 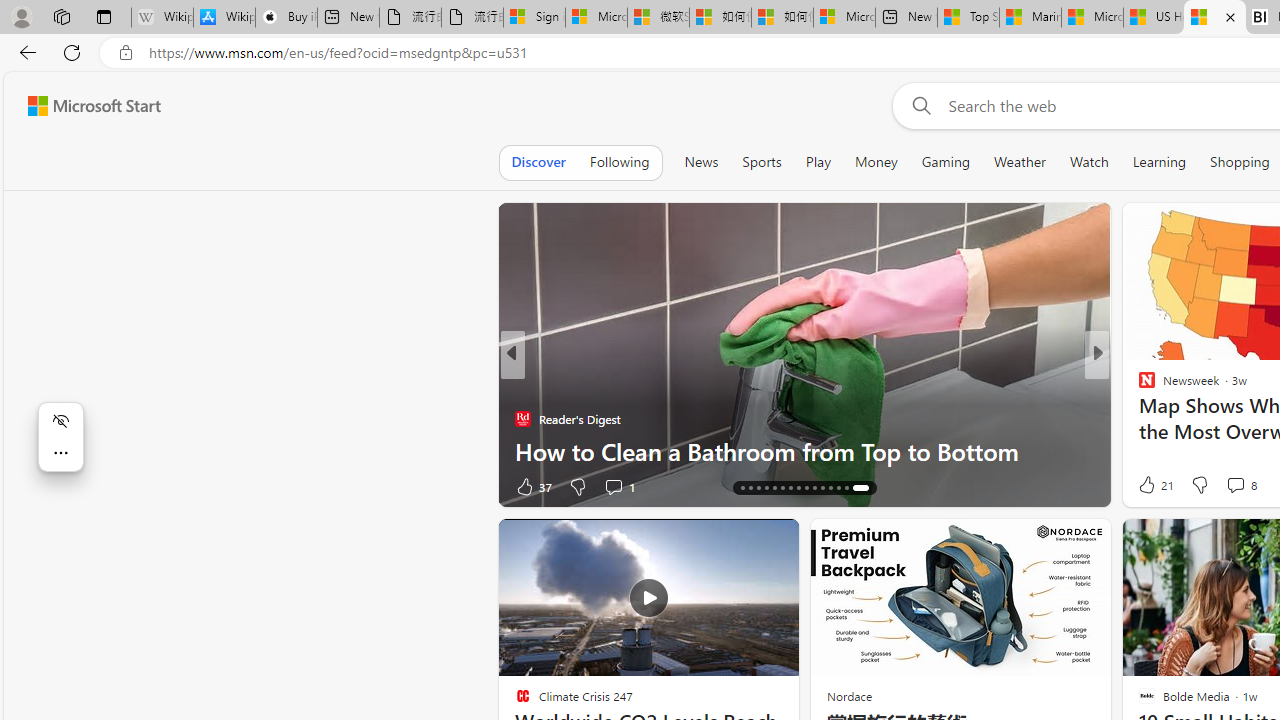 I want to click on 'Weather', so click(x=1020, y=161).